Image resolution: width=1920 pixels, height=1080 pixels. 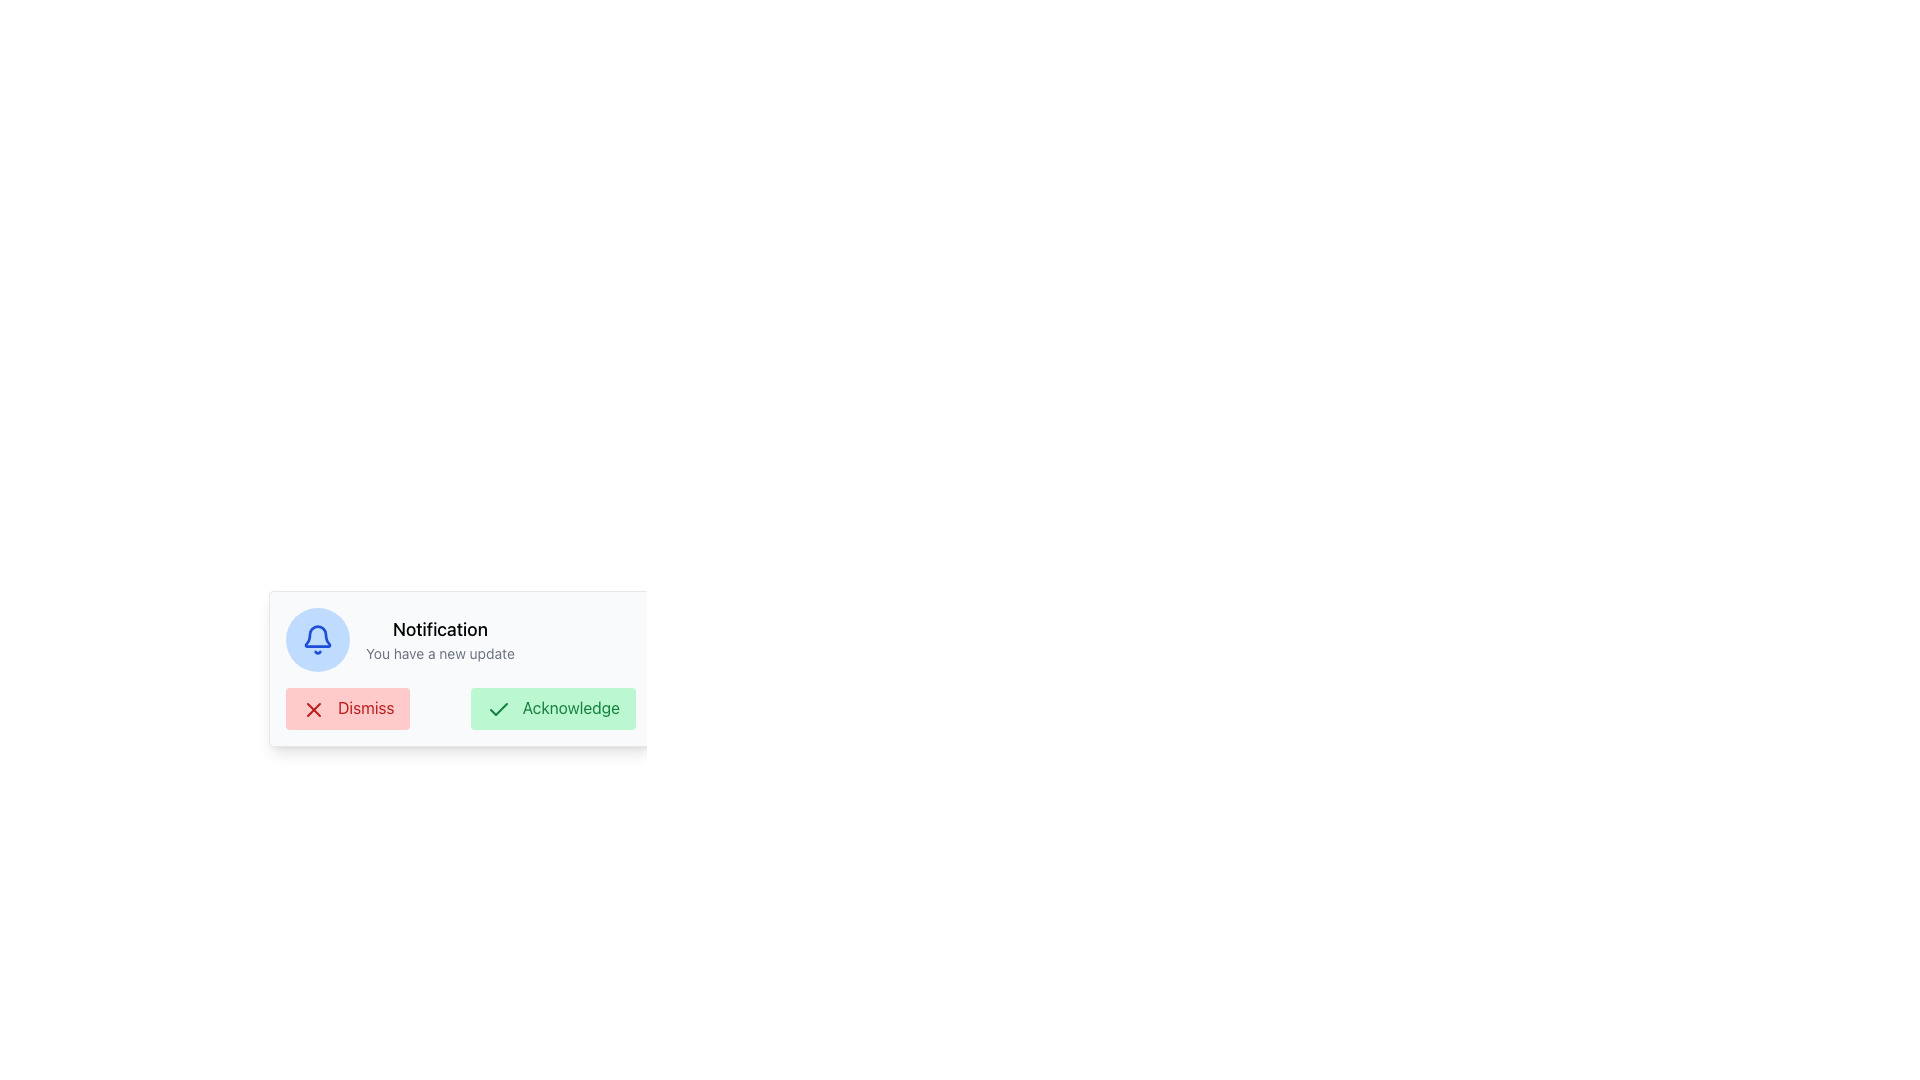 What do you see at coordinates (312, 708) in the screenshot?
I see `the dismiss icon located in the lower-left section of the dialog box` at bounding box center [312, 708].